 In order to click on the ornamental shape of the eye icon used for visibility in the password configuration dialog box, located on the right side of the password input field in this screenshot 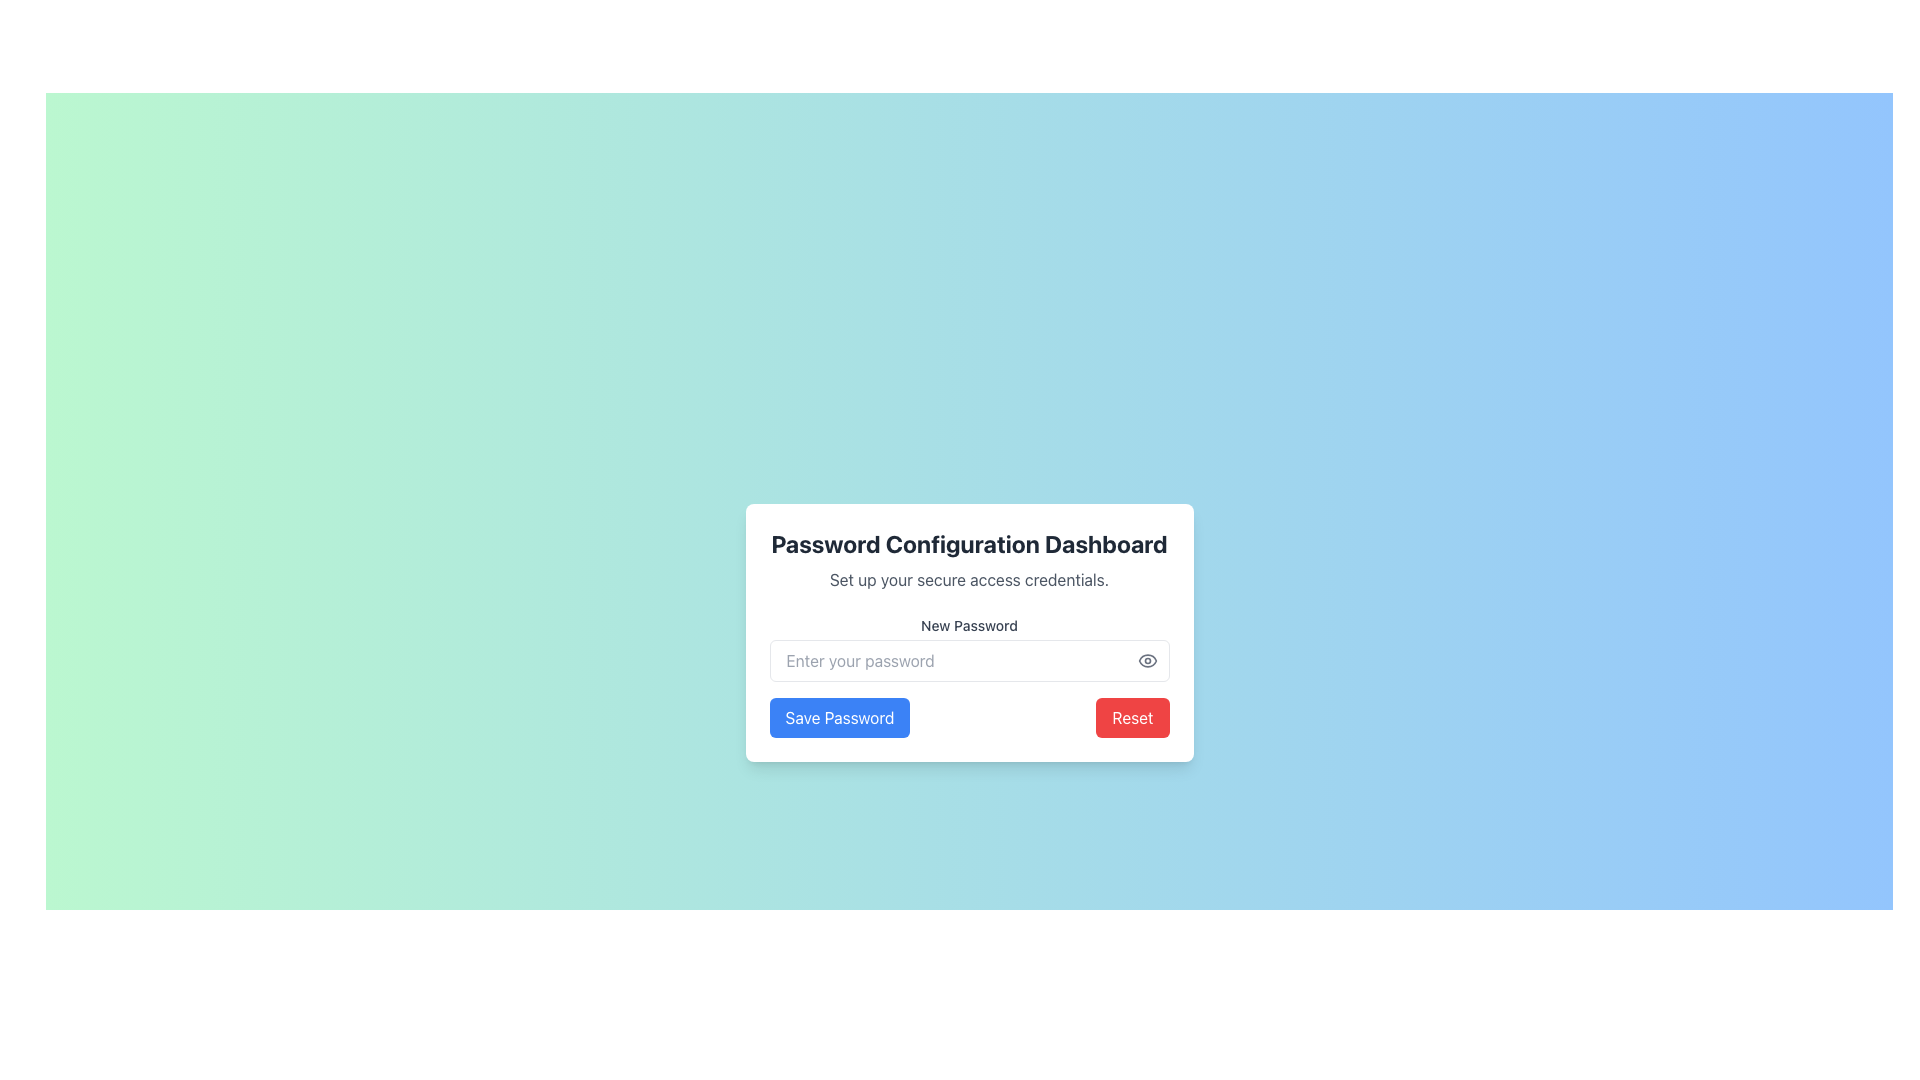, I will do `click(1147, 660)`.